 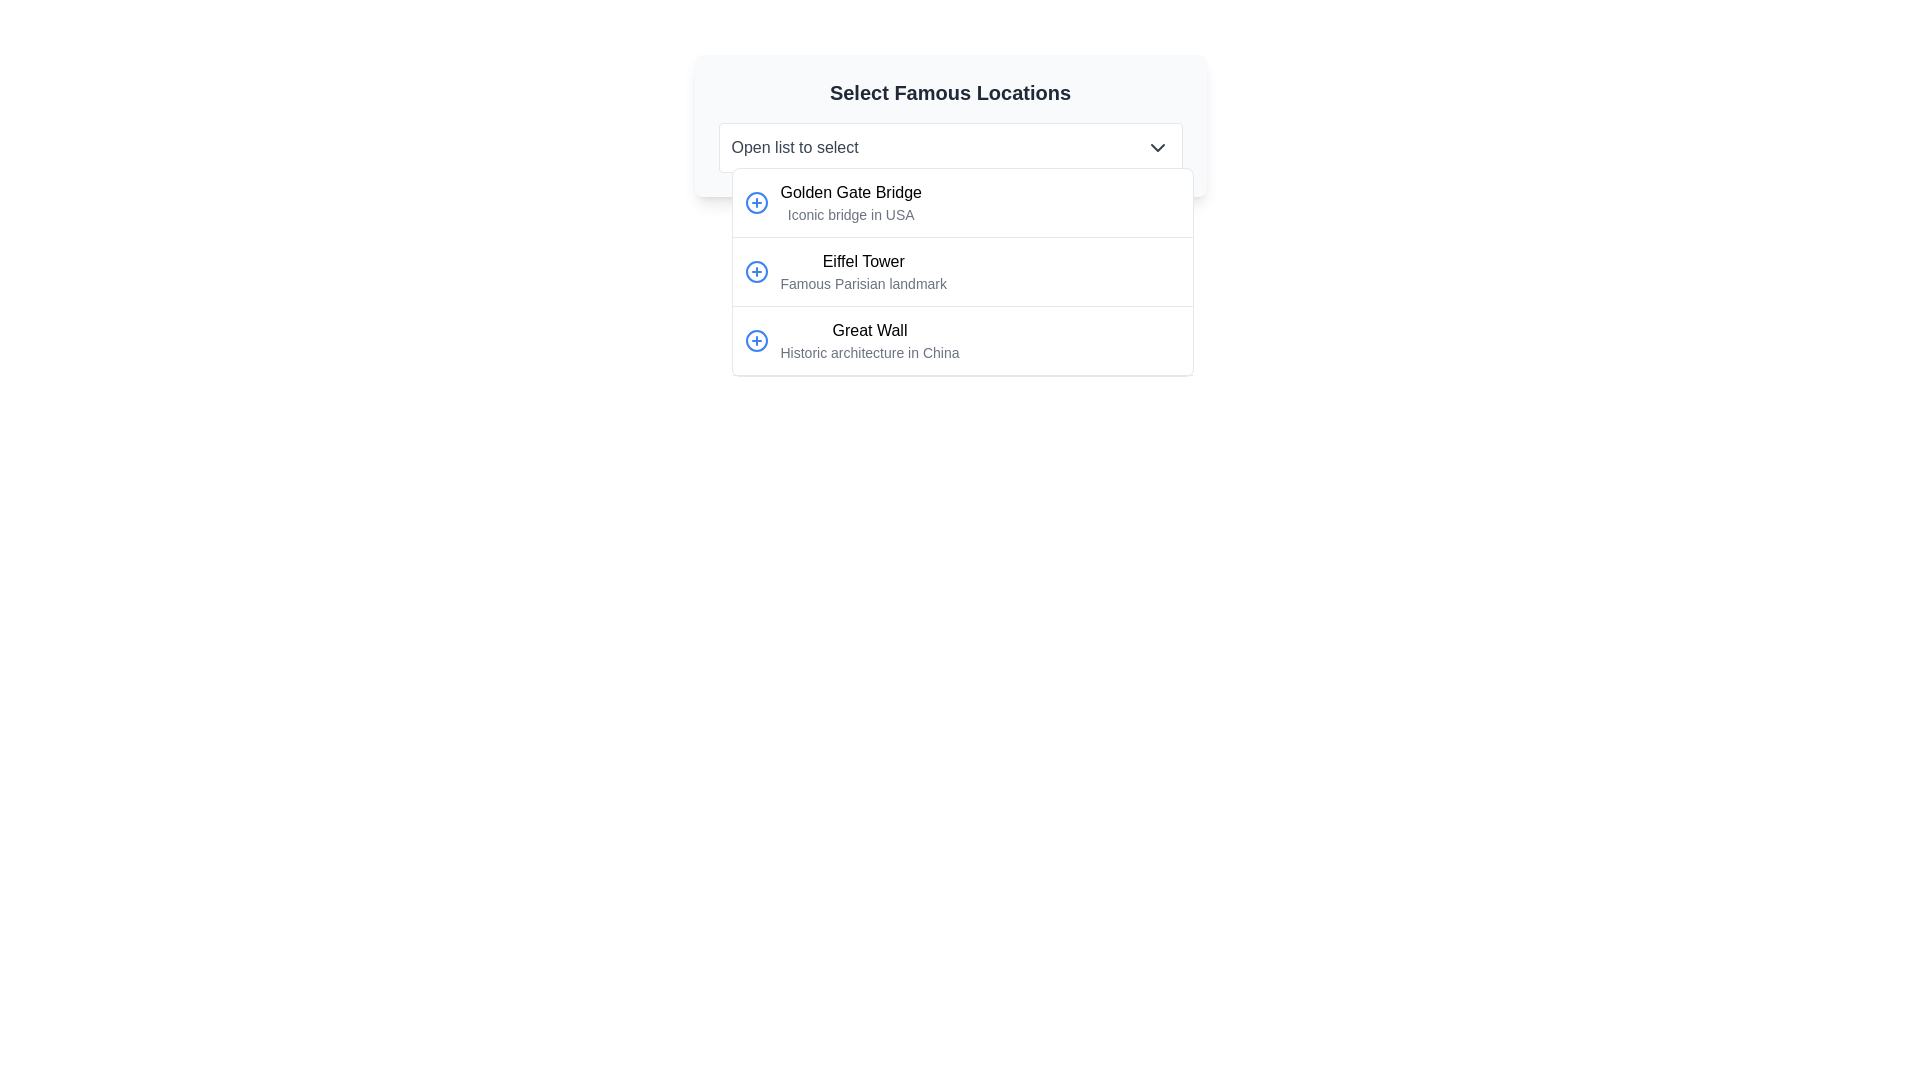 I want to click on the text label displaying 'Iconic bridge in USA', which is styled in gray and located directly beneath 'Golden Gate Bridge' in the list of famous locations, so click(x=851, y=215).